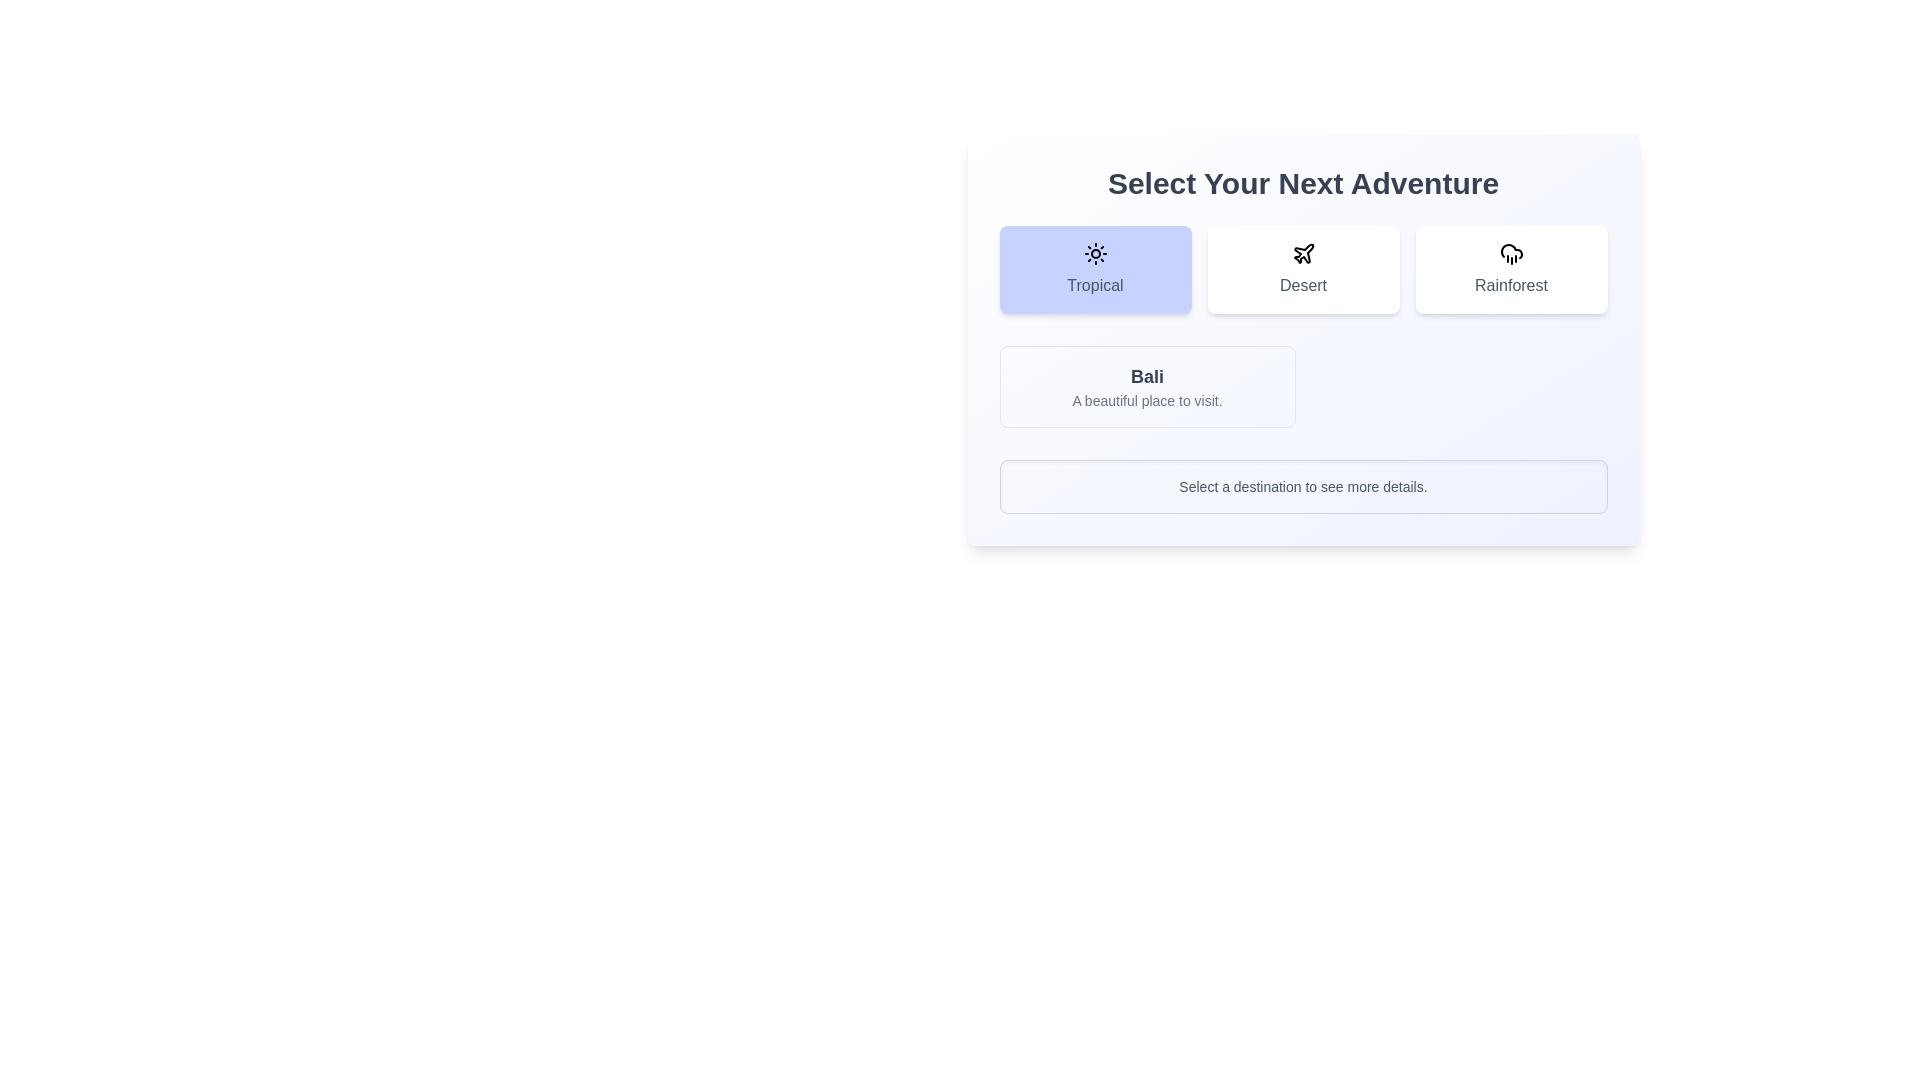  What do you see at coordinates (1303, 486) in the screenshot?
I see `the informational Text label that guides users about the next step in their interaction flow, positioned below primary interactive elements` at bounding box center [1303, 486].